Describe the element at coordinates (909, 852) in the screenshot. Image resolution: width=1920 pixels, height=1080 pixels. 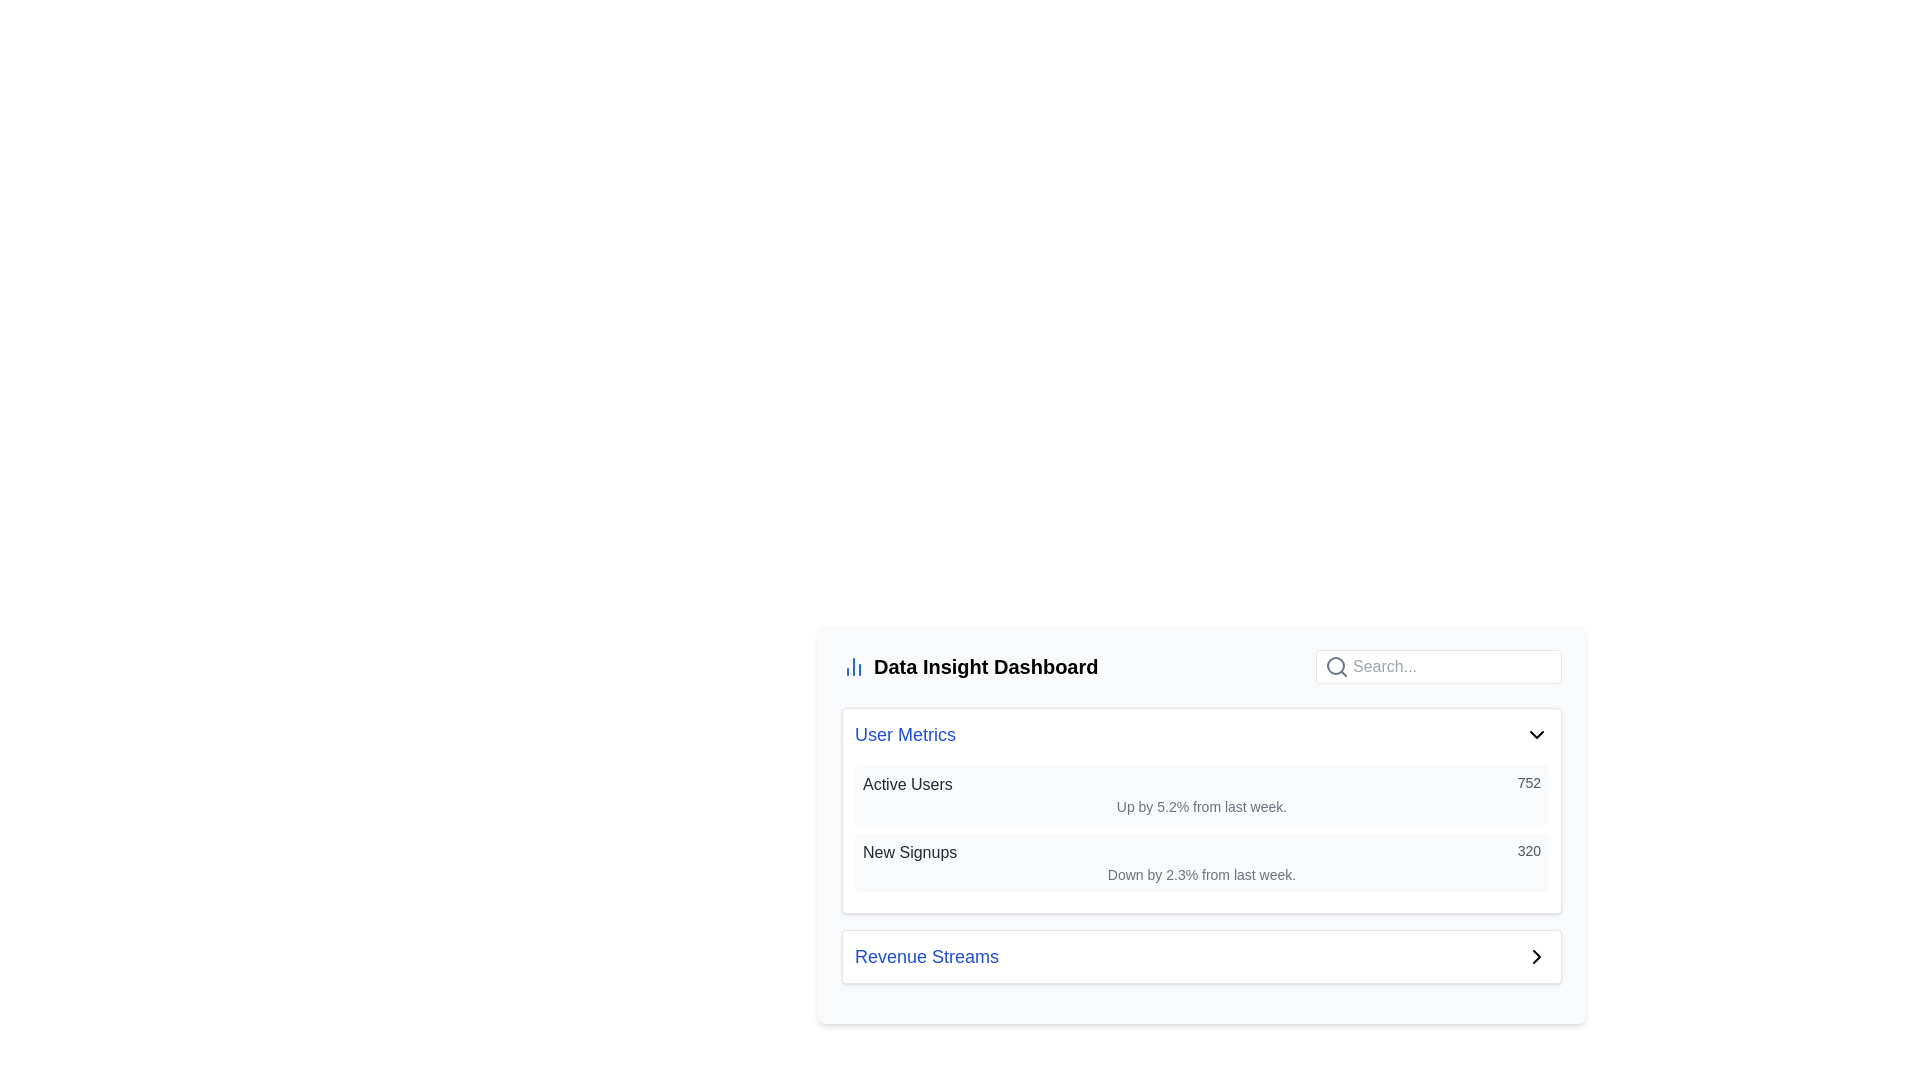
I see `the 'New Signups' text label located under the 'User Metrics' section` at that location.